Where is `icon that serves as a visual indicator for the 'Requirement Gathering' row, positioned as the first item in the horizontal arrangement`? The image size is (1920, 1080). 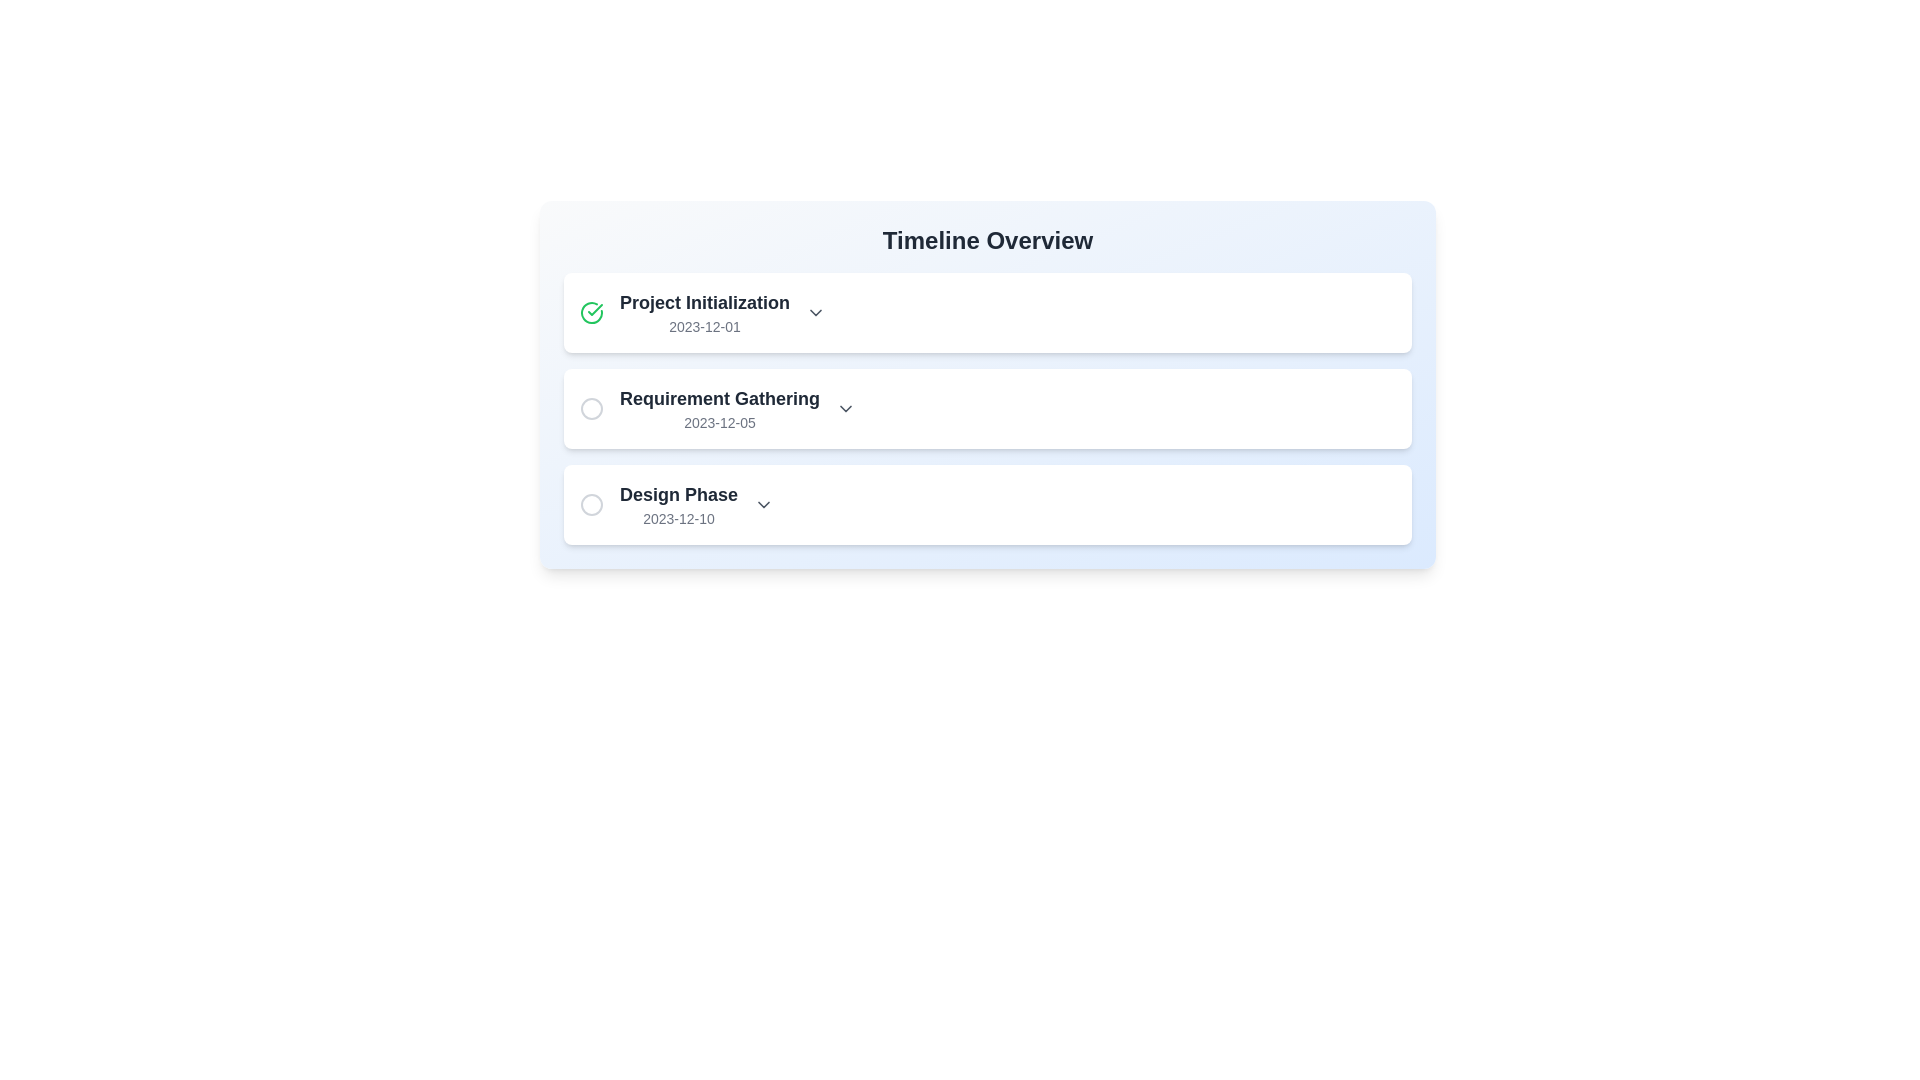
icon that serves as a visual indicator for the 'Requirement Gathering' row, positioned as the first item in the horizontal arrangement is located at coordinates (590, 407).